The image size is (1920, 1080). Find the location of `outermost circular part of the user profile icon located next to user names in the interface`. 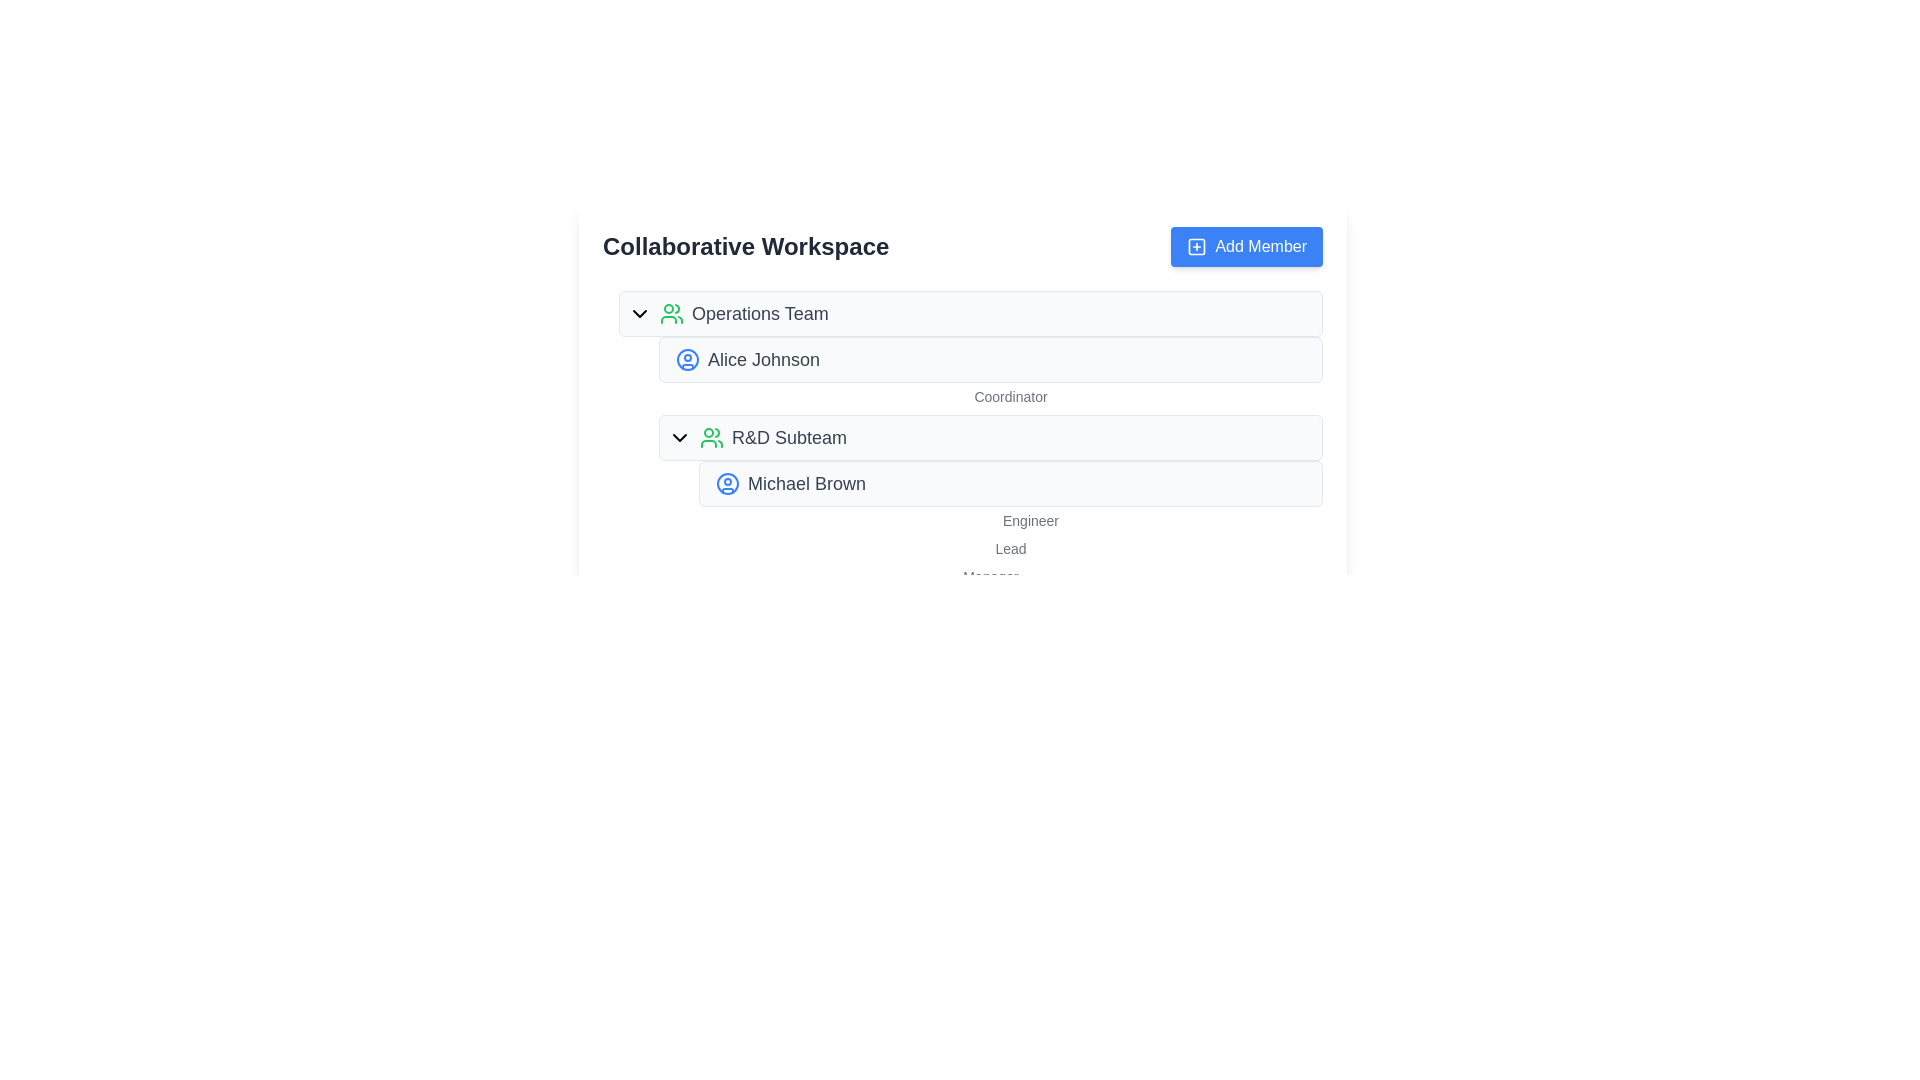

outermost circular part of the user profile icon located next to user names in the interface is located at coordinates (727, 483).